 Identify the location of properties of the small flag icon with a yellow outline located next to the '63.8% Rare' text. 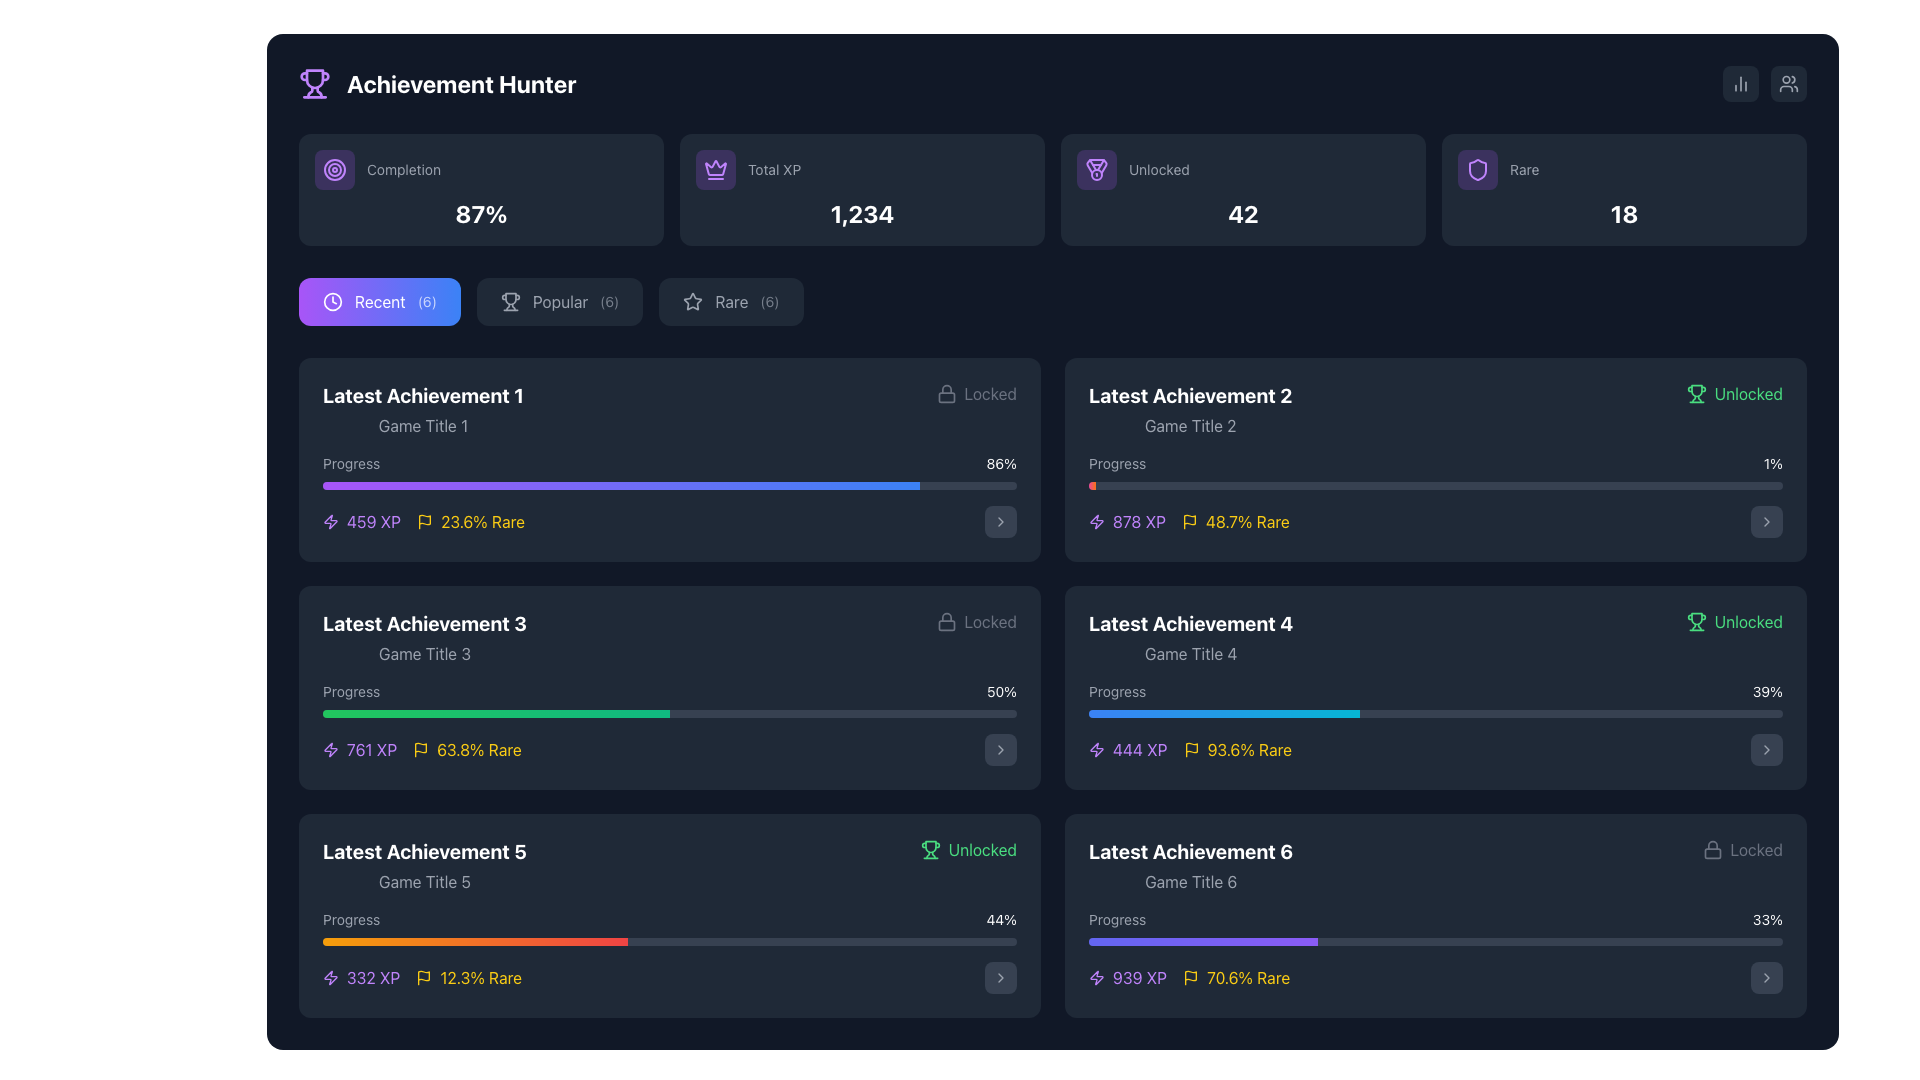
(420, 749).